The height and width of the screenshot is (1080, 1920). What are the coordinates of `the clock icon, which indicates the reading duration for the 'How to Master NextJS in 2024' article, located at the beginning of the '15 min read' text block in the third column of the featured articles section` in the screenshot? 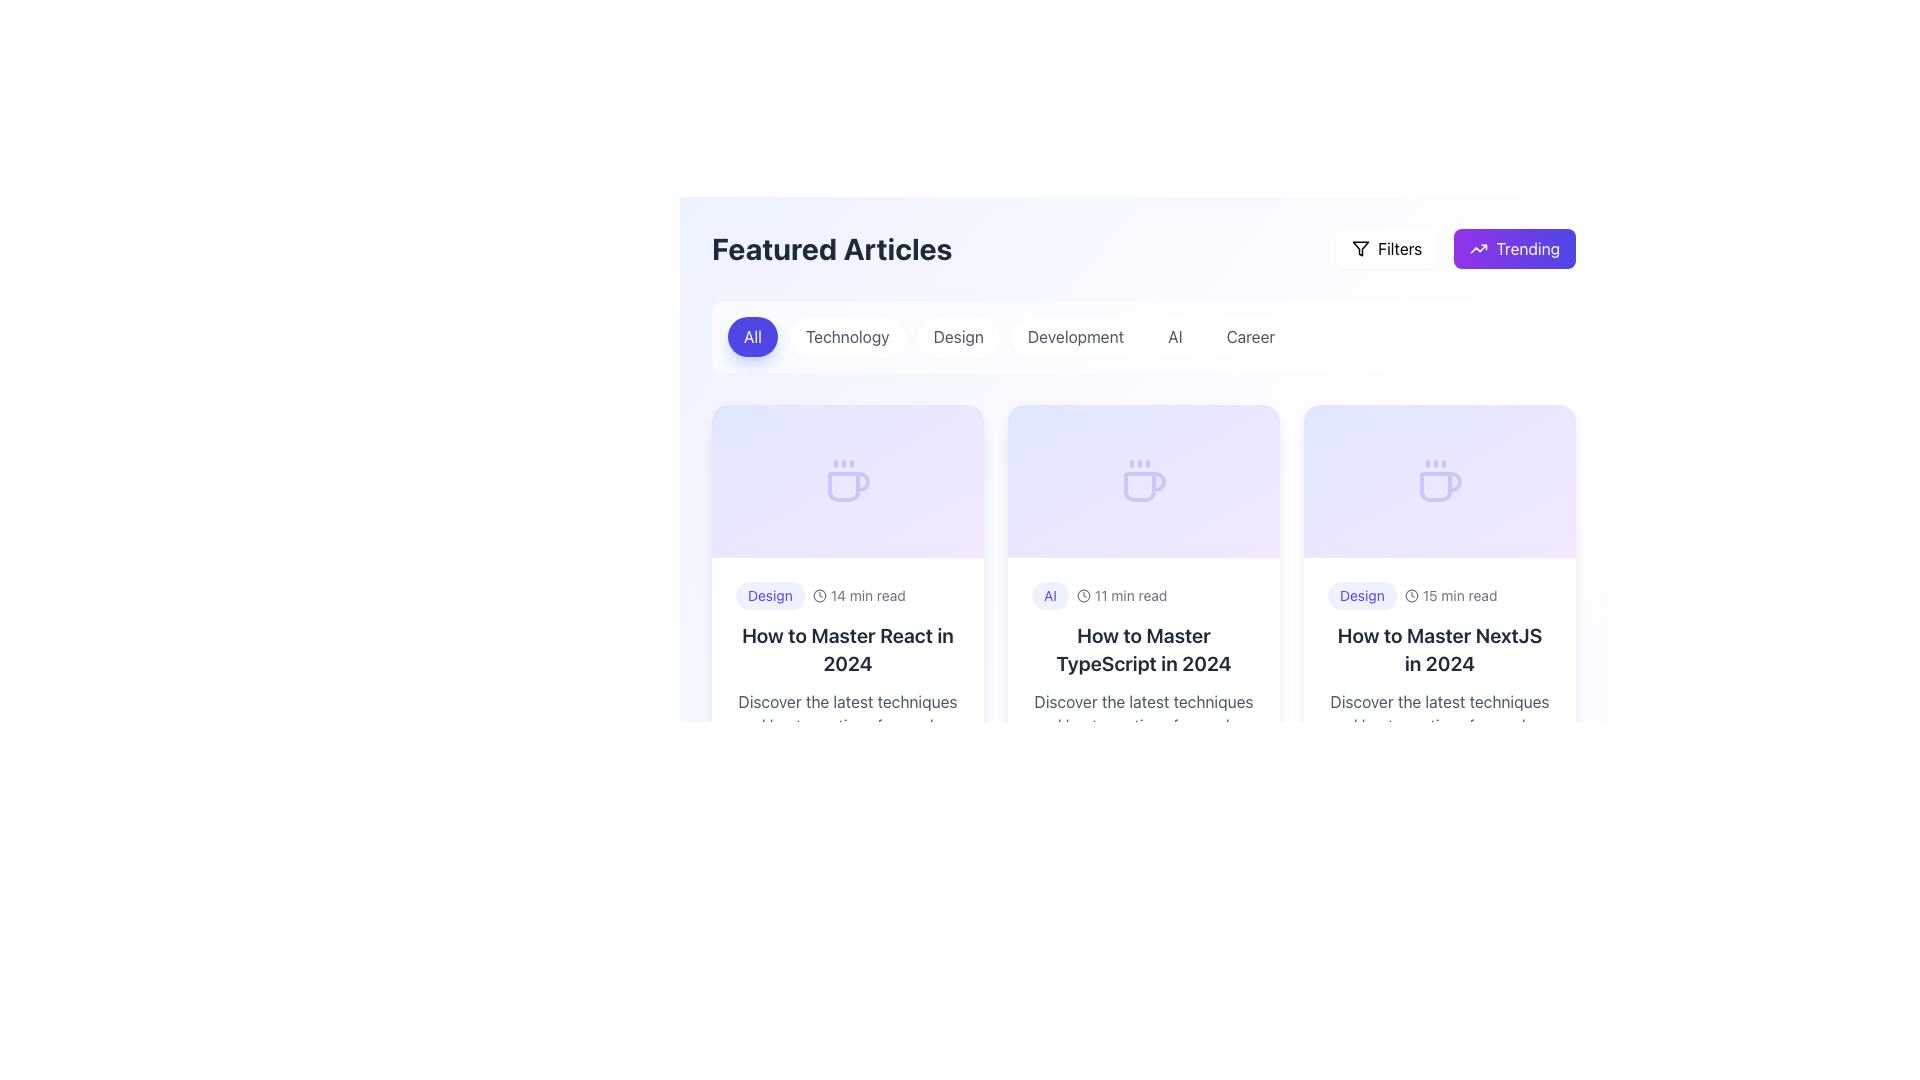 It's located at (1410, 595).